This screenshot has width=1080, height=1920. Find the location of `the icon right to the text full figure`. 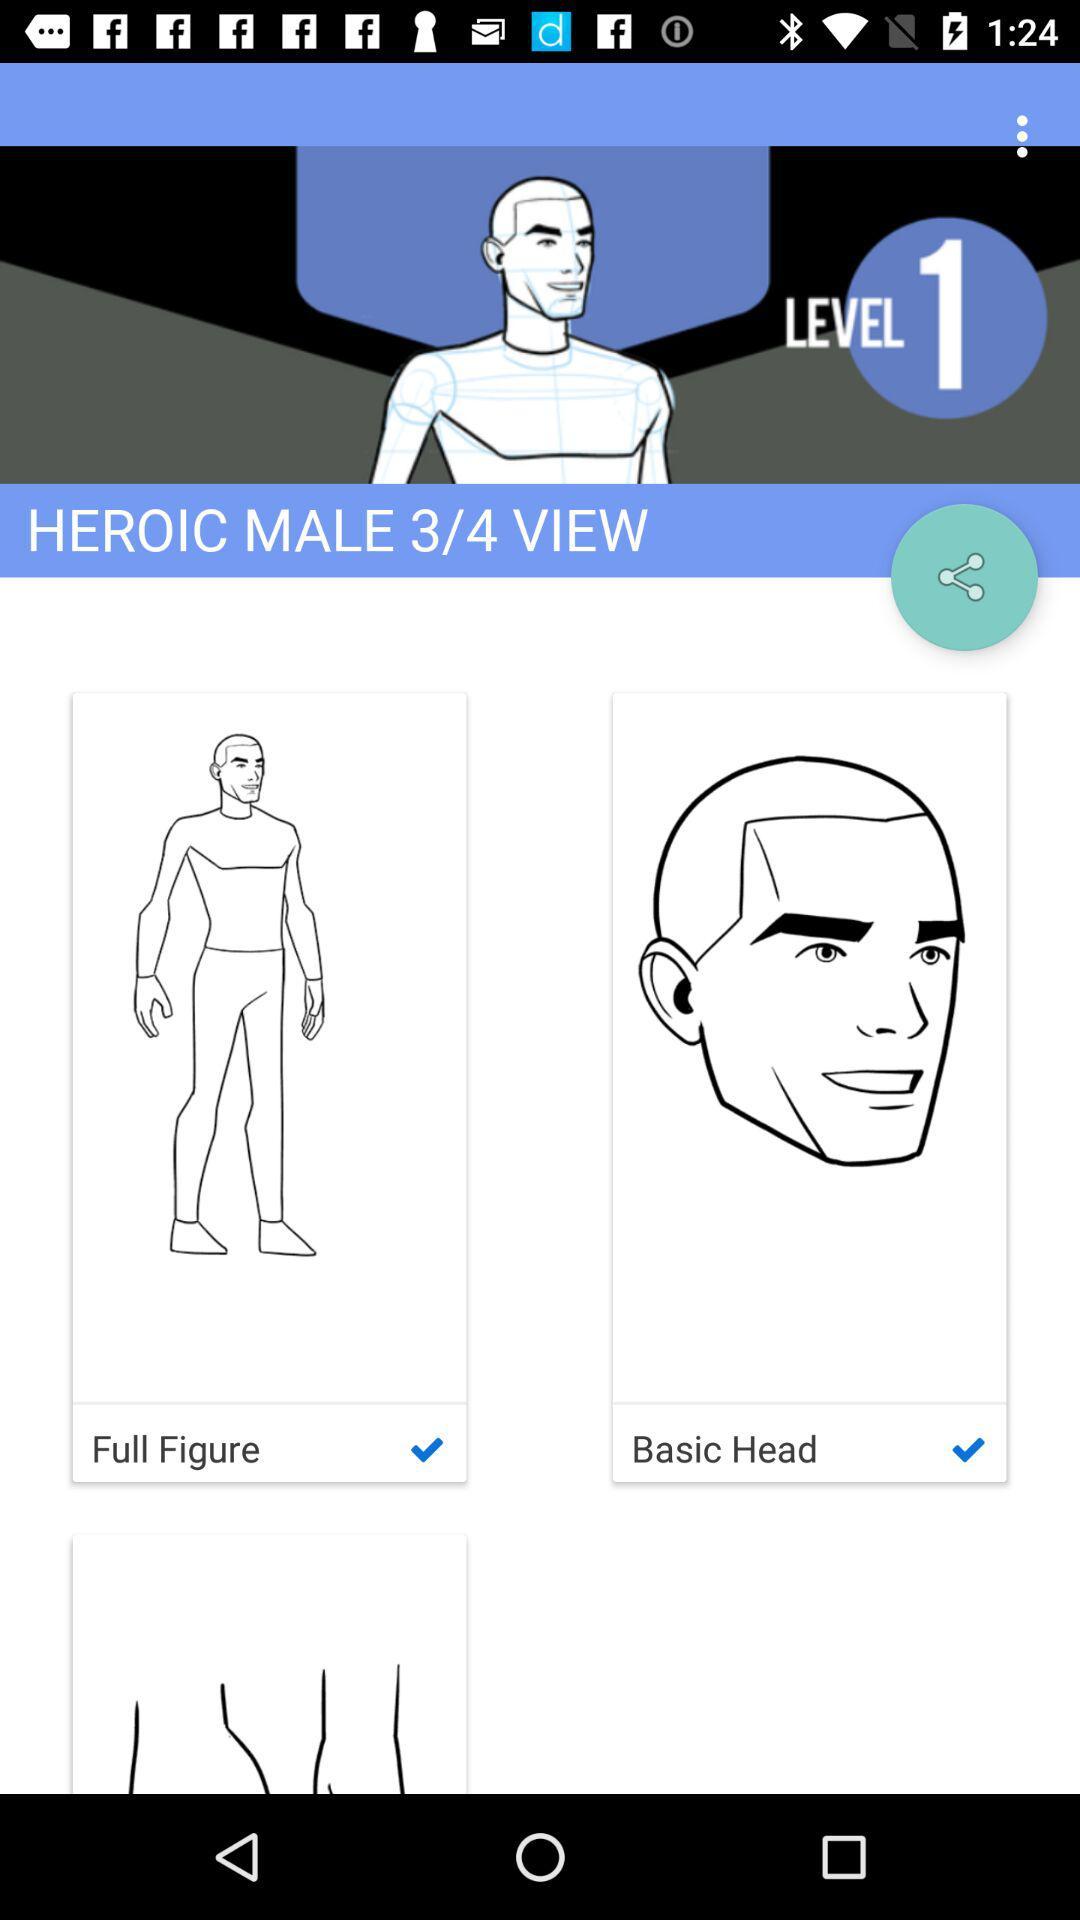

the icon right to the text full figure is located at coordinates (810, 1086).